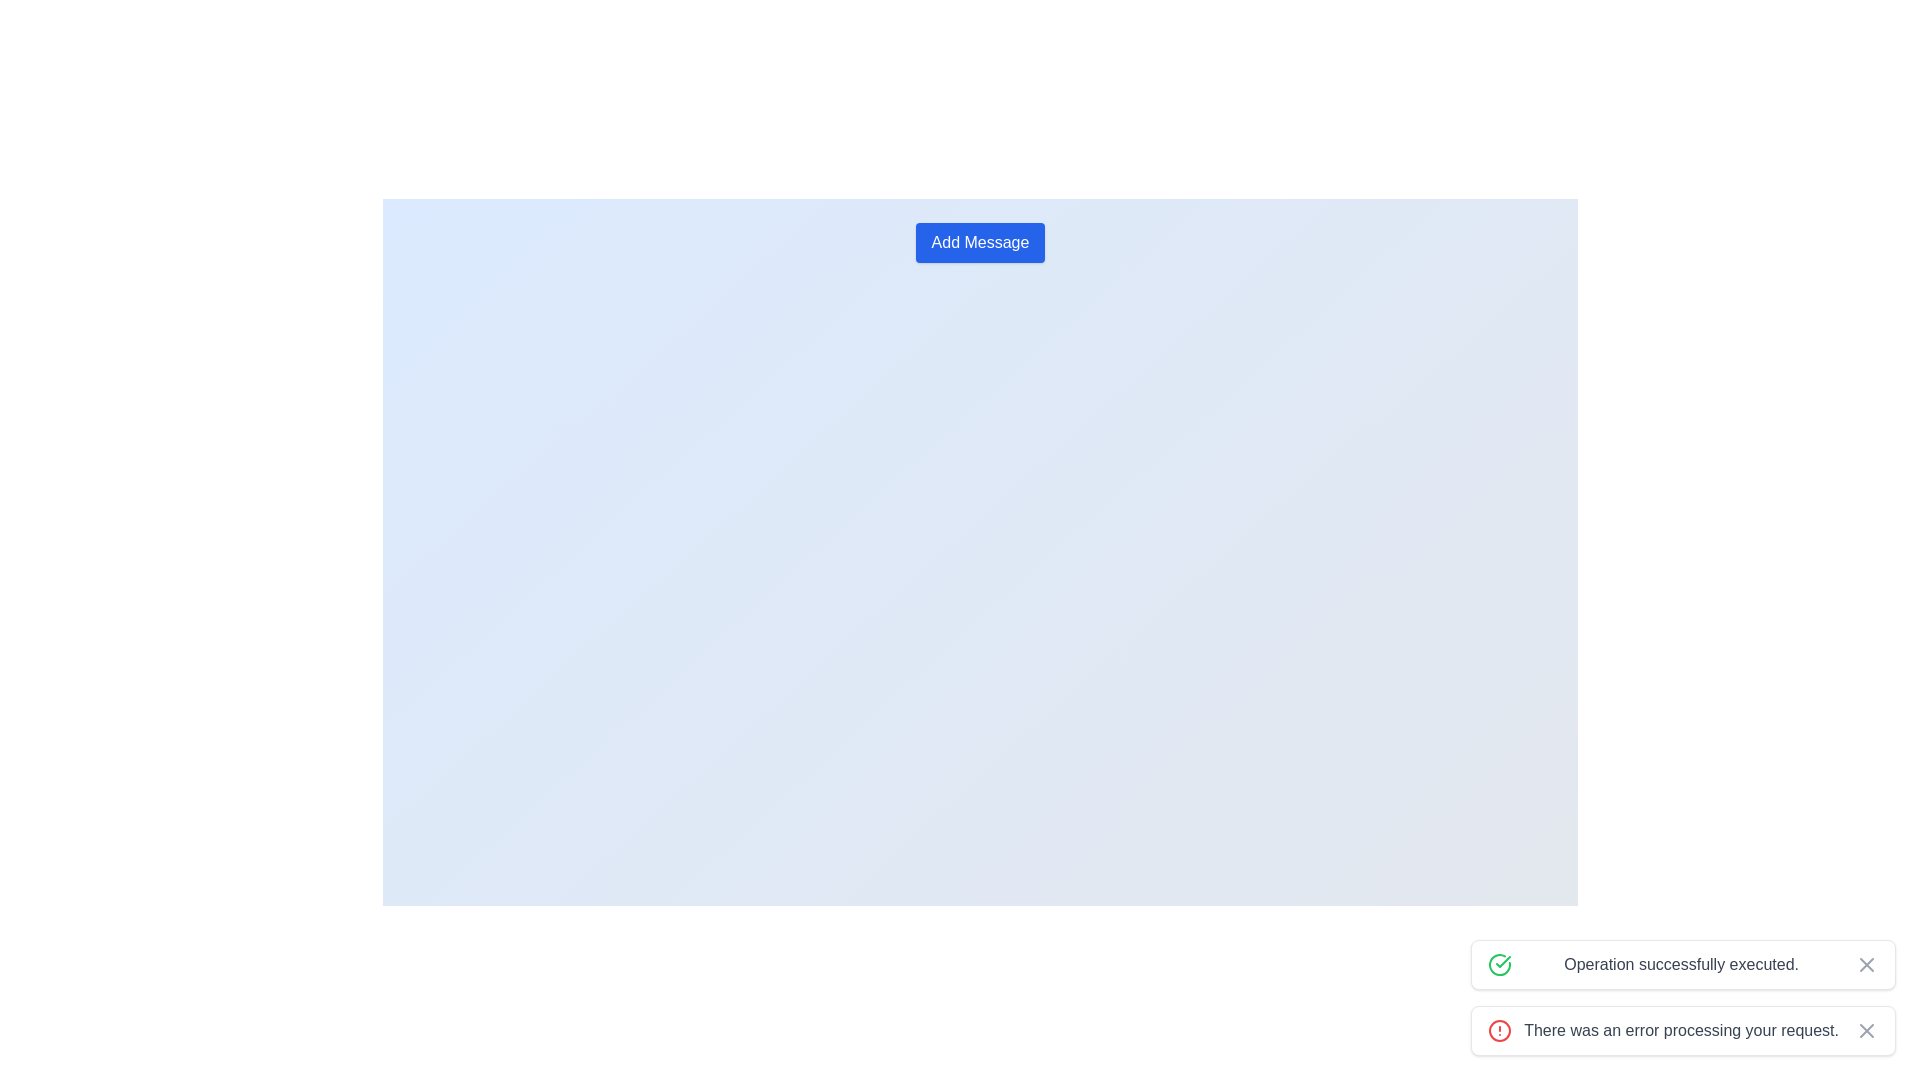 This screenshot has height=1080, width=1920. What do you see at coordinates (1866, 1030) in the screenshot?
I see `the close button located at the bottom right of the alert message panel` at bounding box center [1866, 1030].